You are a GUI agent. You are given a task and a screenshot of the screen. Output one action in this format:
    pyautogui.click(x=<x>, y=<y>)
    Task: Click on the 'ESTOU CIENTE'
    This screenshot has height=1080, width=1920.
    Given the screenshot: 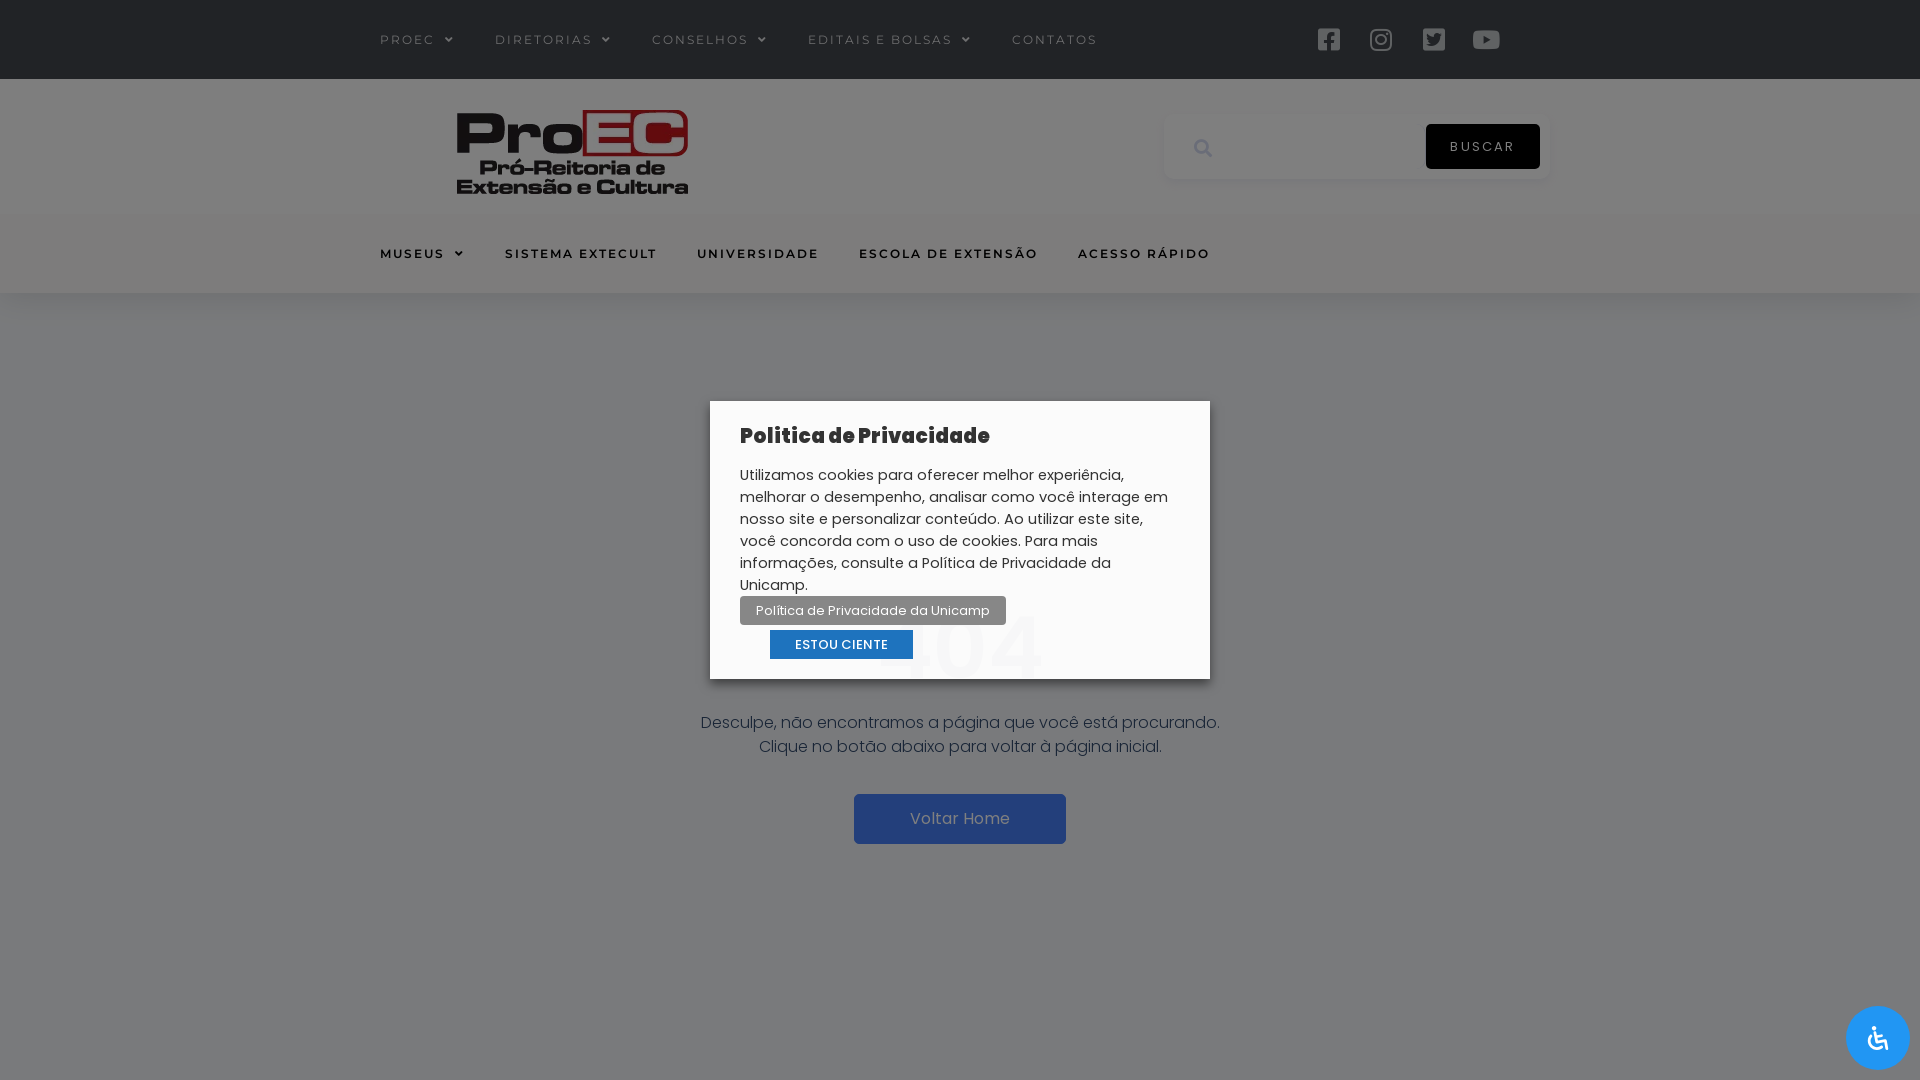 What is the action you would take?
    pyautogui.click(x=841, y=644)
    